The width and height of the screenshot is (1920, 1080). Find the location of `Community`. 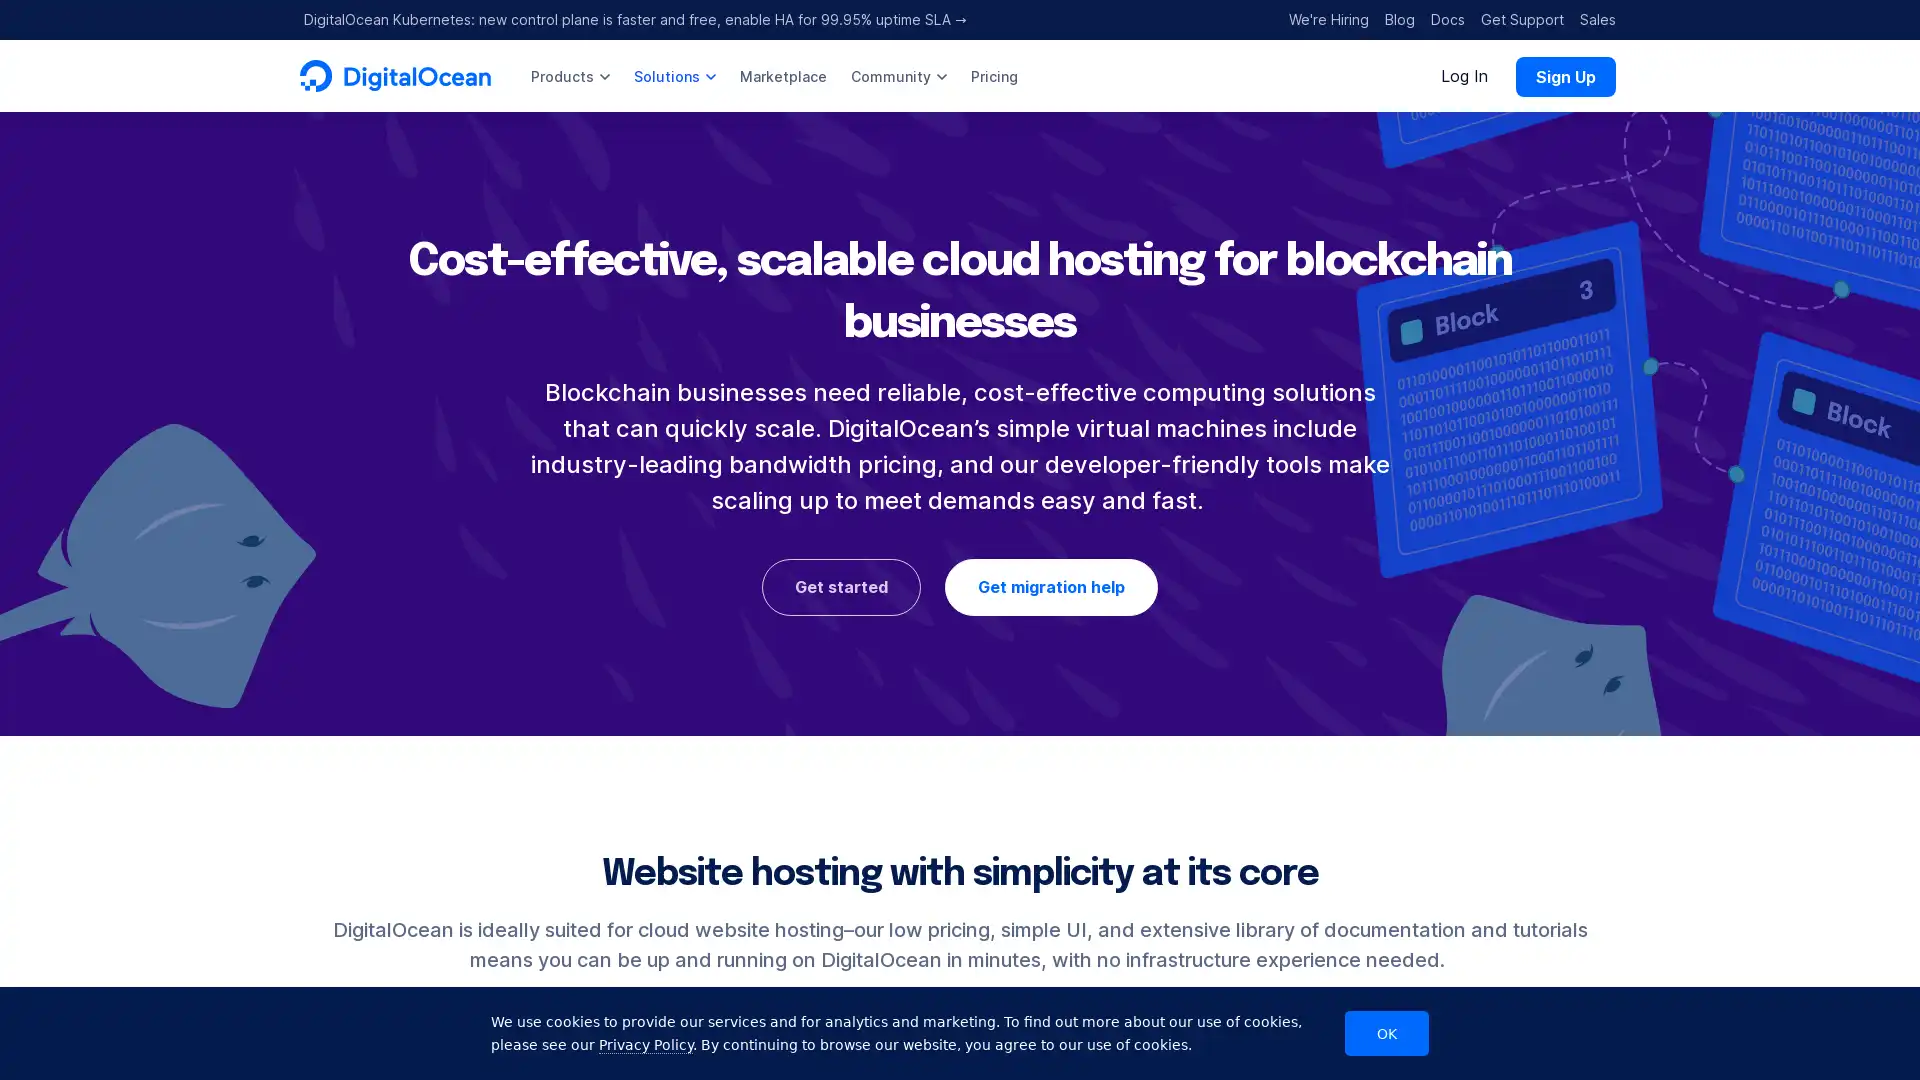

Community is located at coordinates (897, 75).